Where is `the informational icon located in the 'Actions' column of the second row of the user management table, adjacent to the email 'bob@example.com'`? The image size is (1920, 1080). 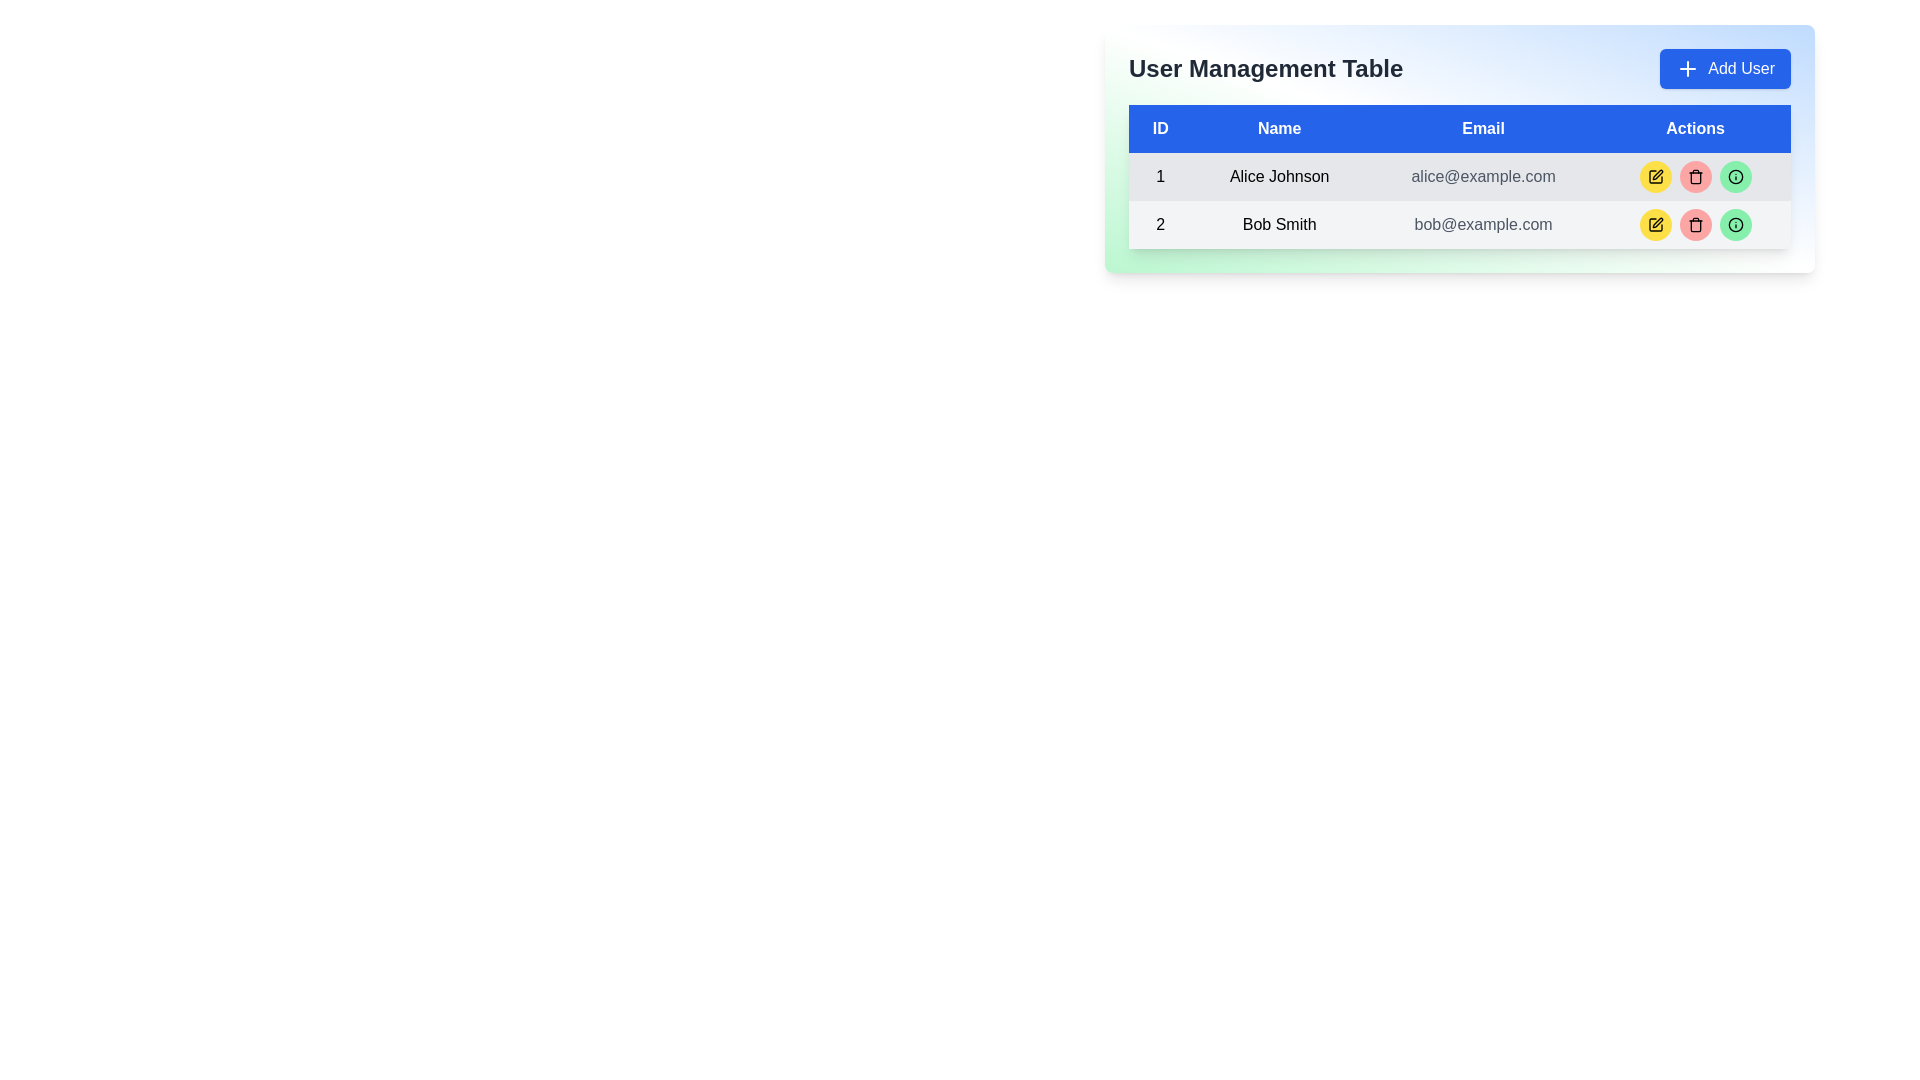 the informational icon located in the 'Actions' column of the second row of the user management table, adjacent to the email 'bob@example.com' is located at coordinates (1734, 224).